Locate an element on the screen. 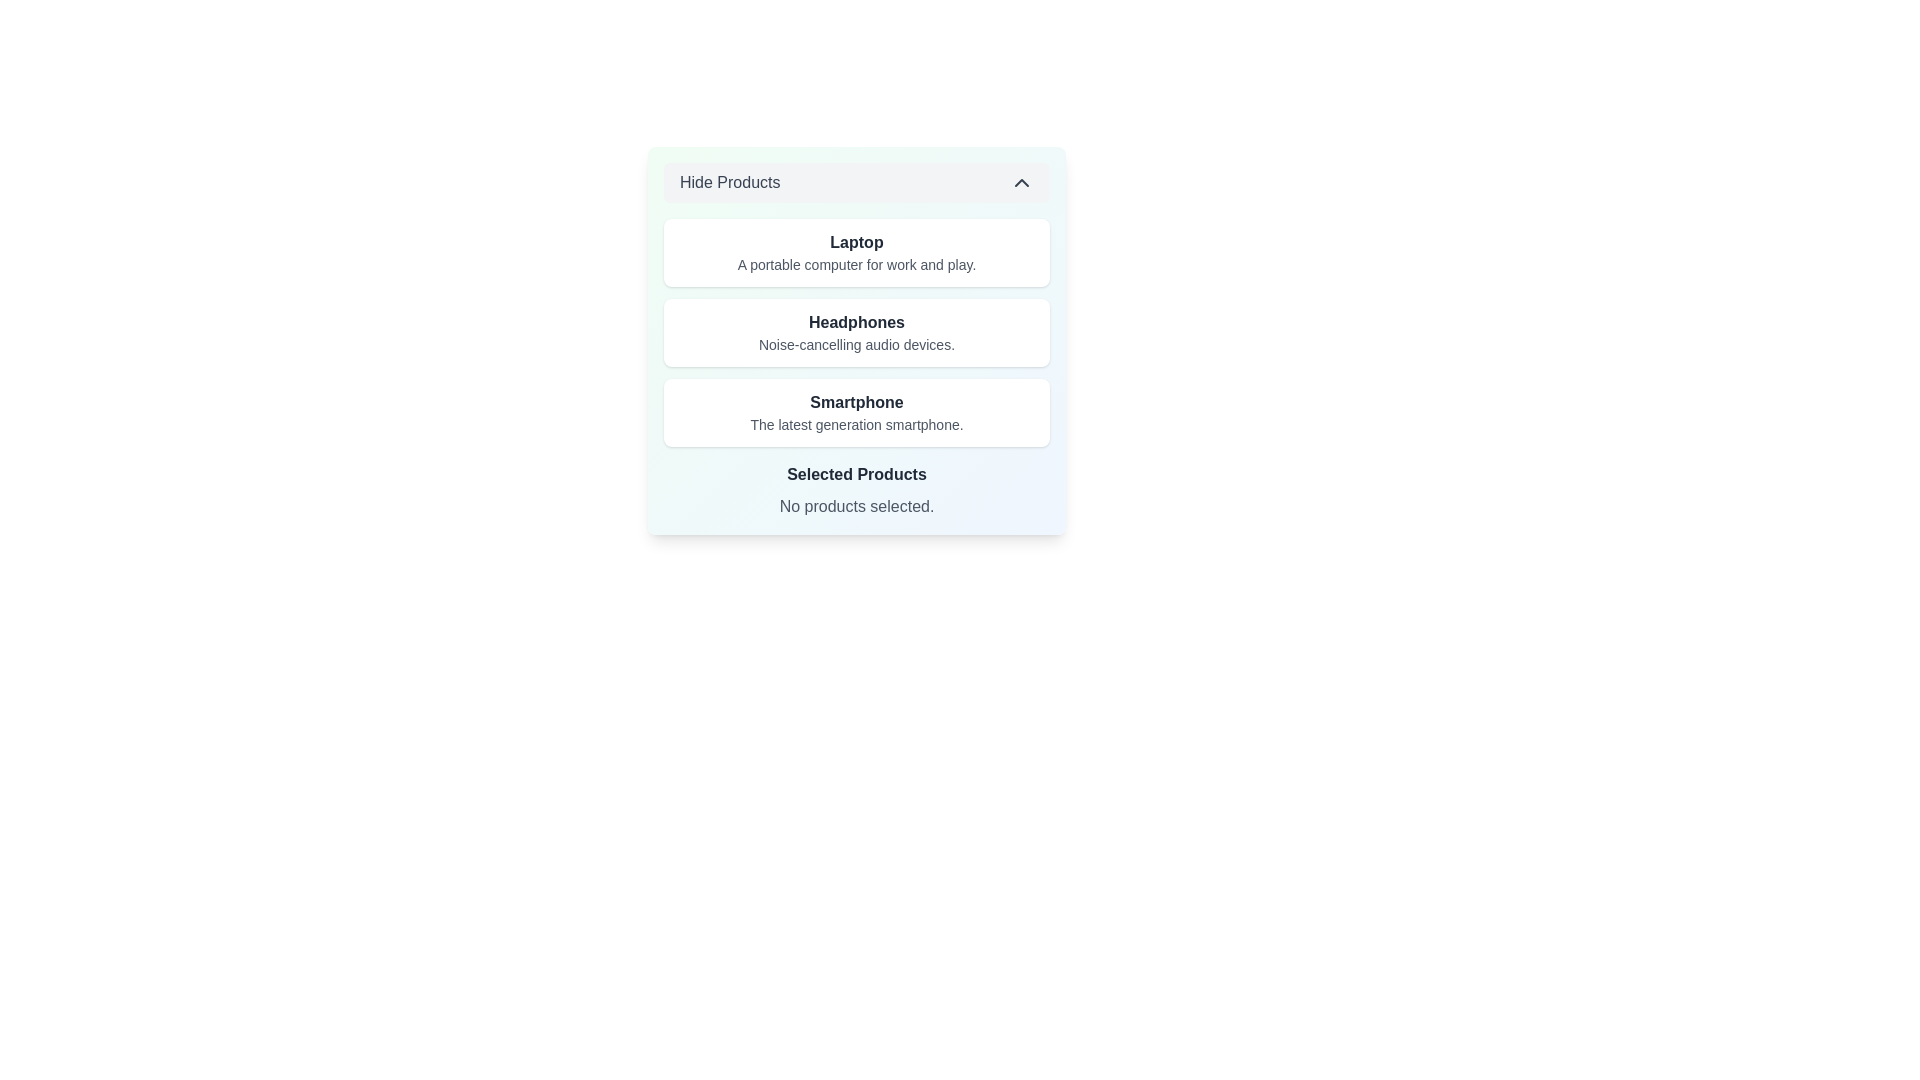  the 'Hide Products' collapsible header, which has a light gray background and an upward chevron icon is located at coordinates (857, 182).